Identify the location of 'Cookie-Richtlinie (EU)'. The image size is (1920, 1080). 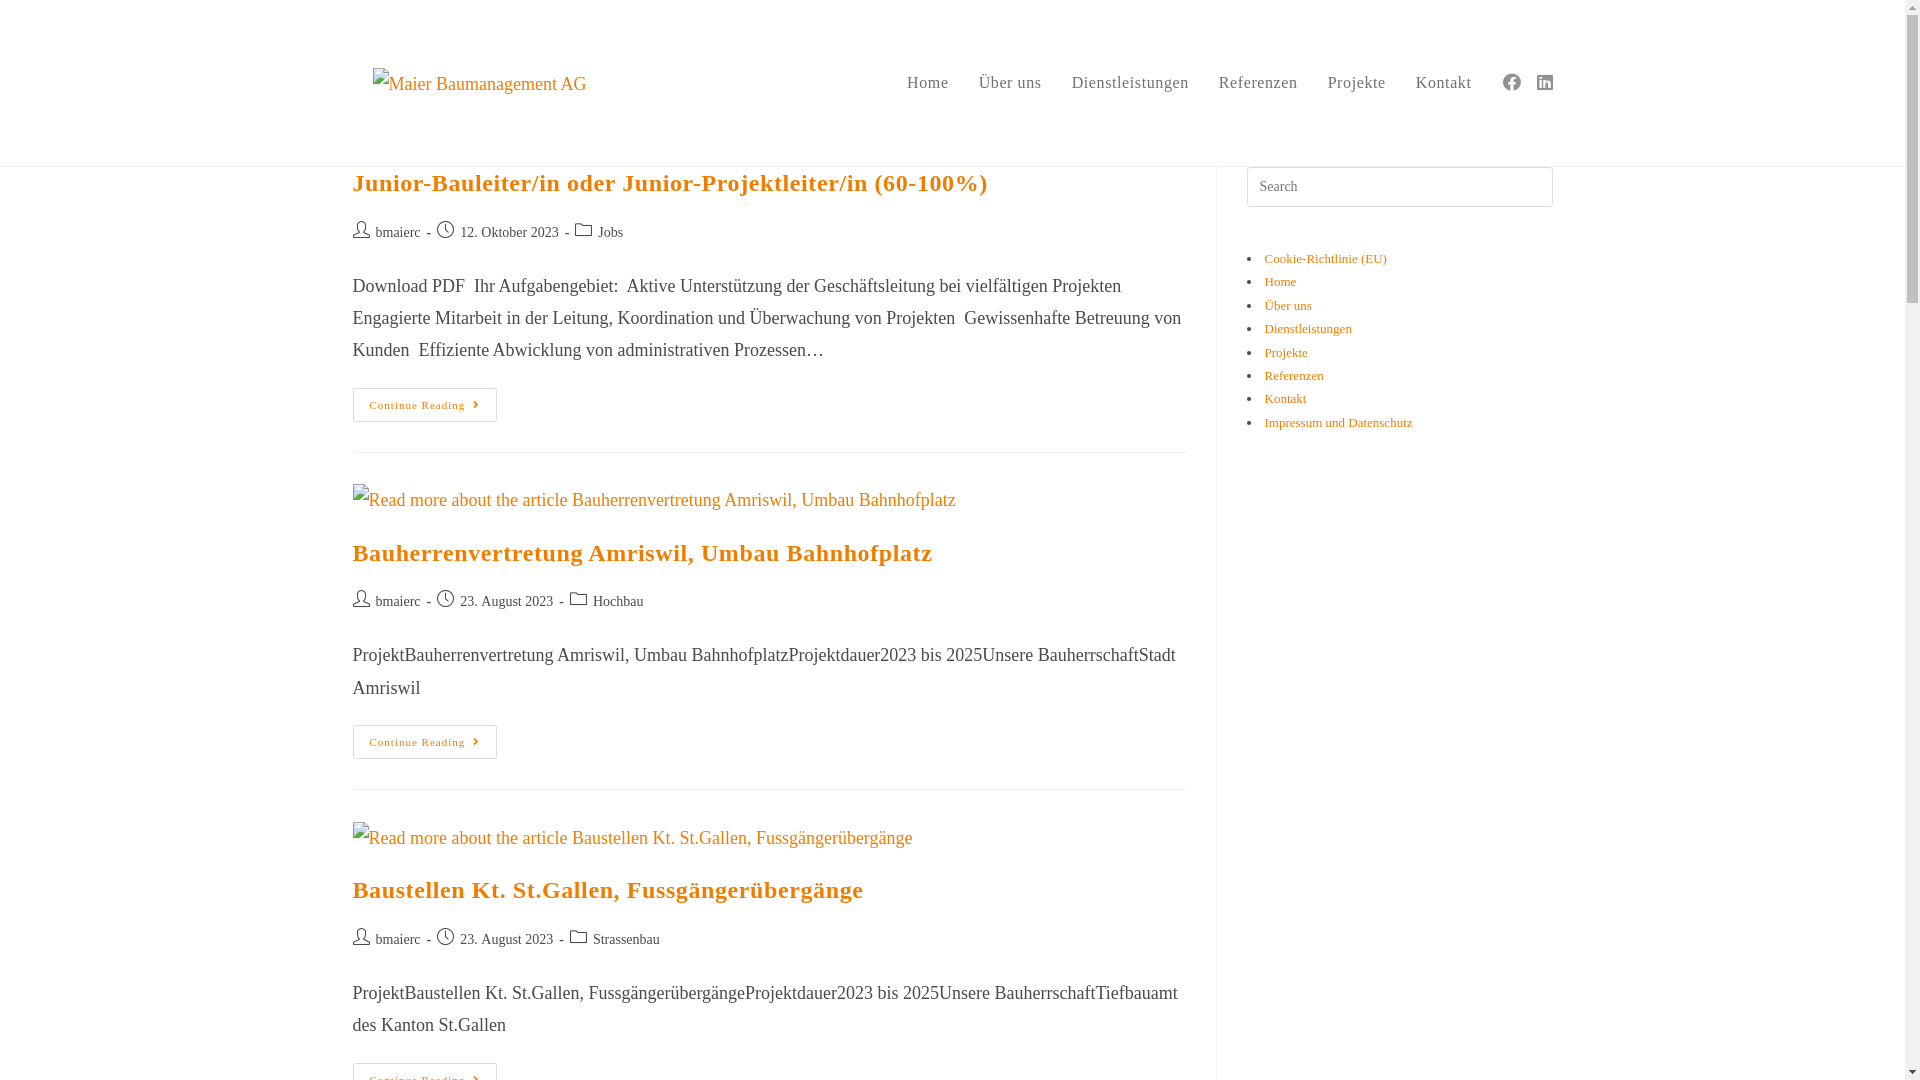
(1324, 257).